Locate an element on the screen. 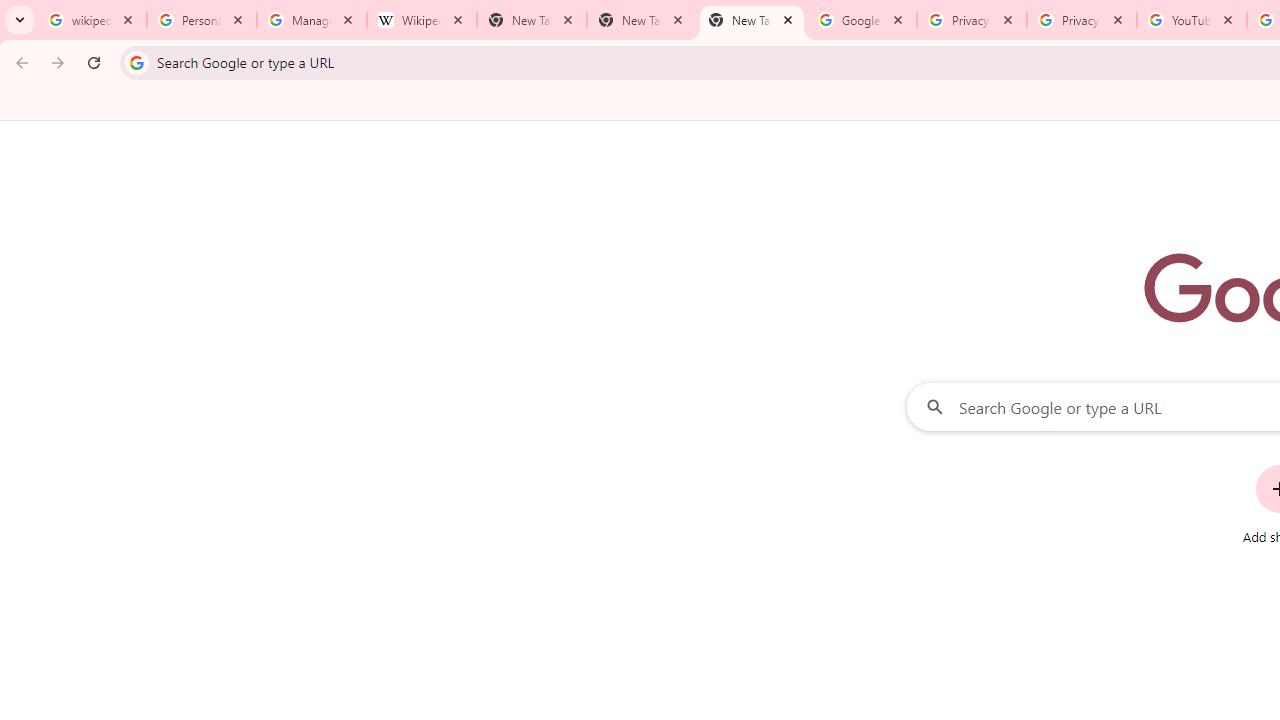 This screenshot has height=720, width=1280. 'Manage your Location History - Google Search Help' is located at coordinates (311, 20).